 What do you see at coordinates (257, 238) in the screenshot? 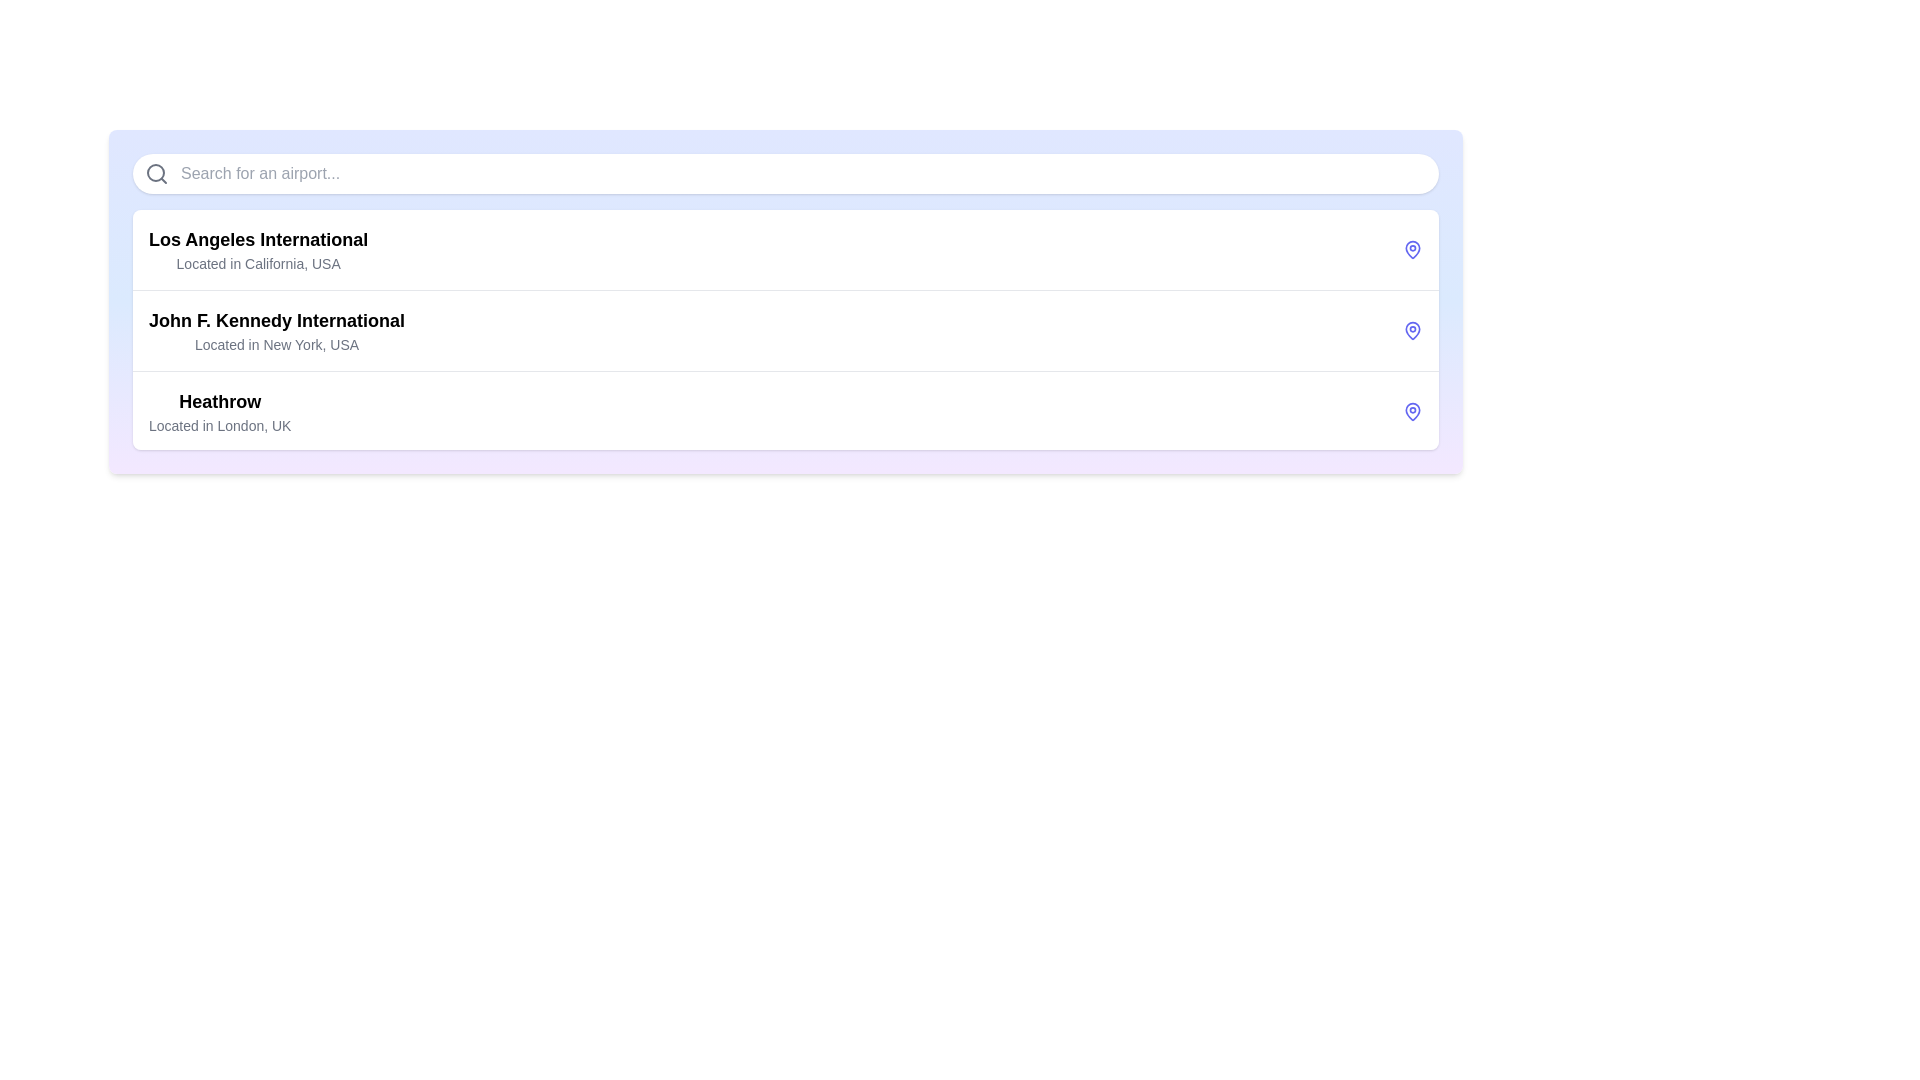
I see `text label identifying 'Los Angeles International' located at the top of the airport list, just above 'Located in California, USA.'` at bounding box center [257, 238].